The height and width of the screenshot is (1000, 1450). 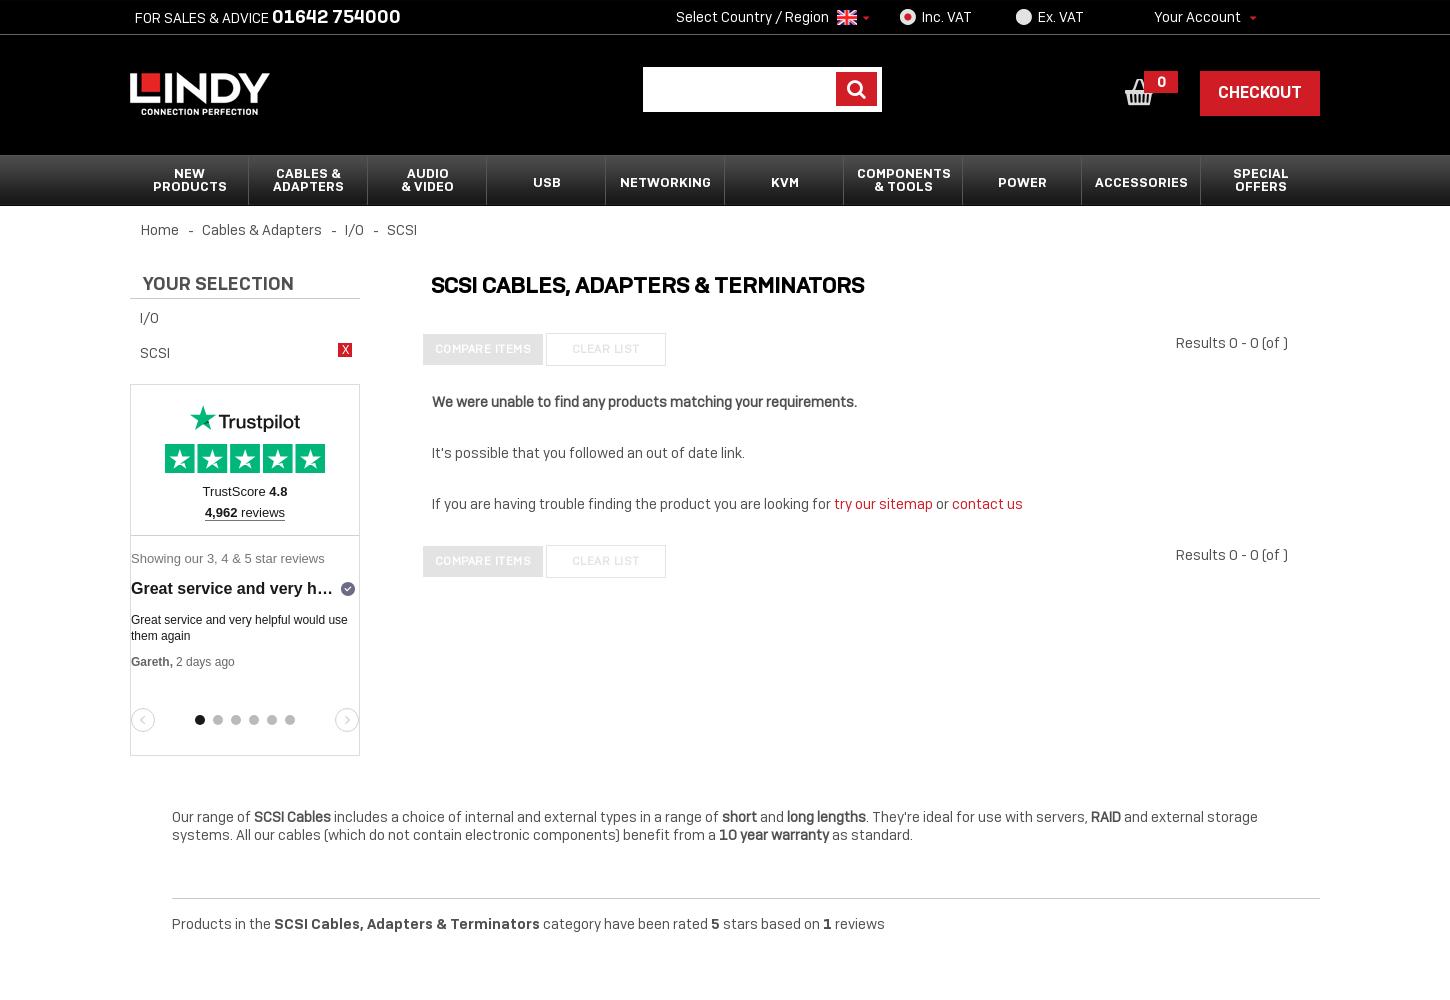 I want to click on 'Products', so click(x=187, y=186).